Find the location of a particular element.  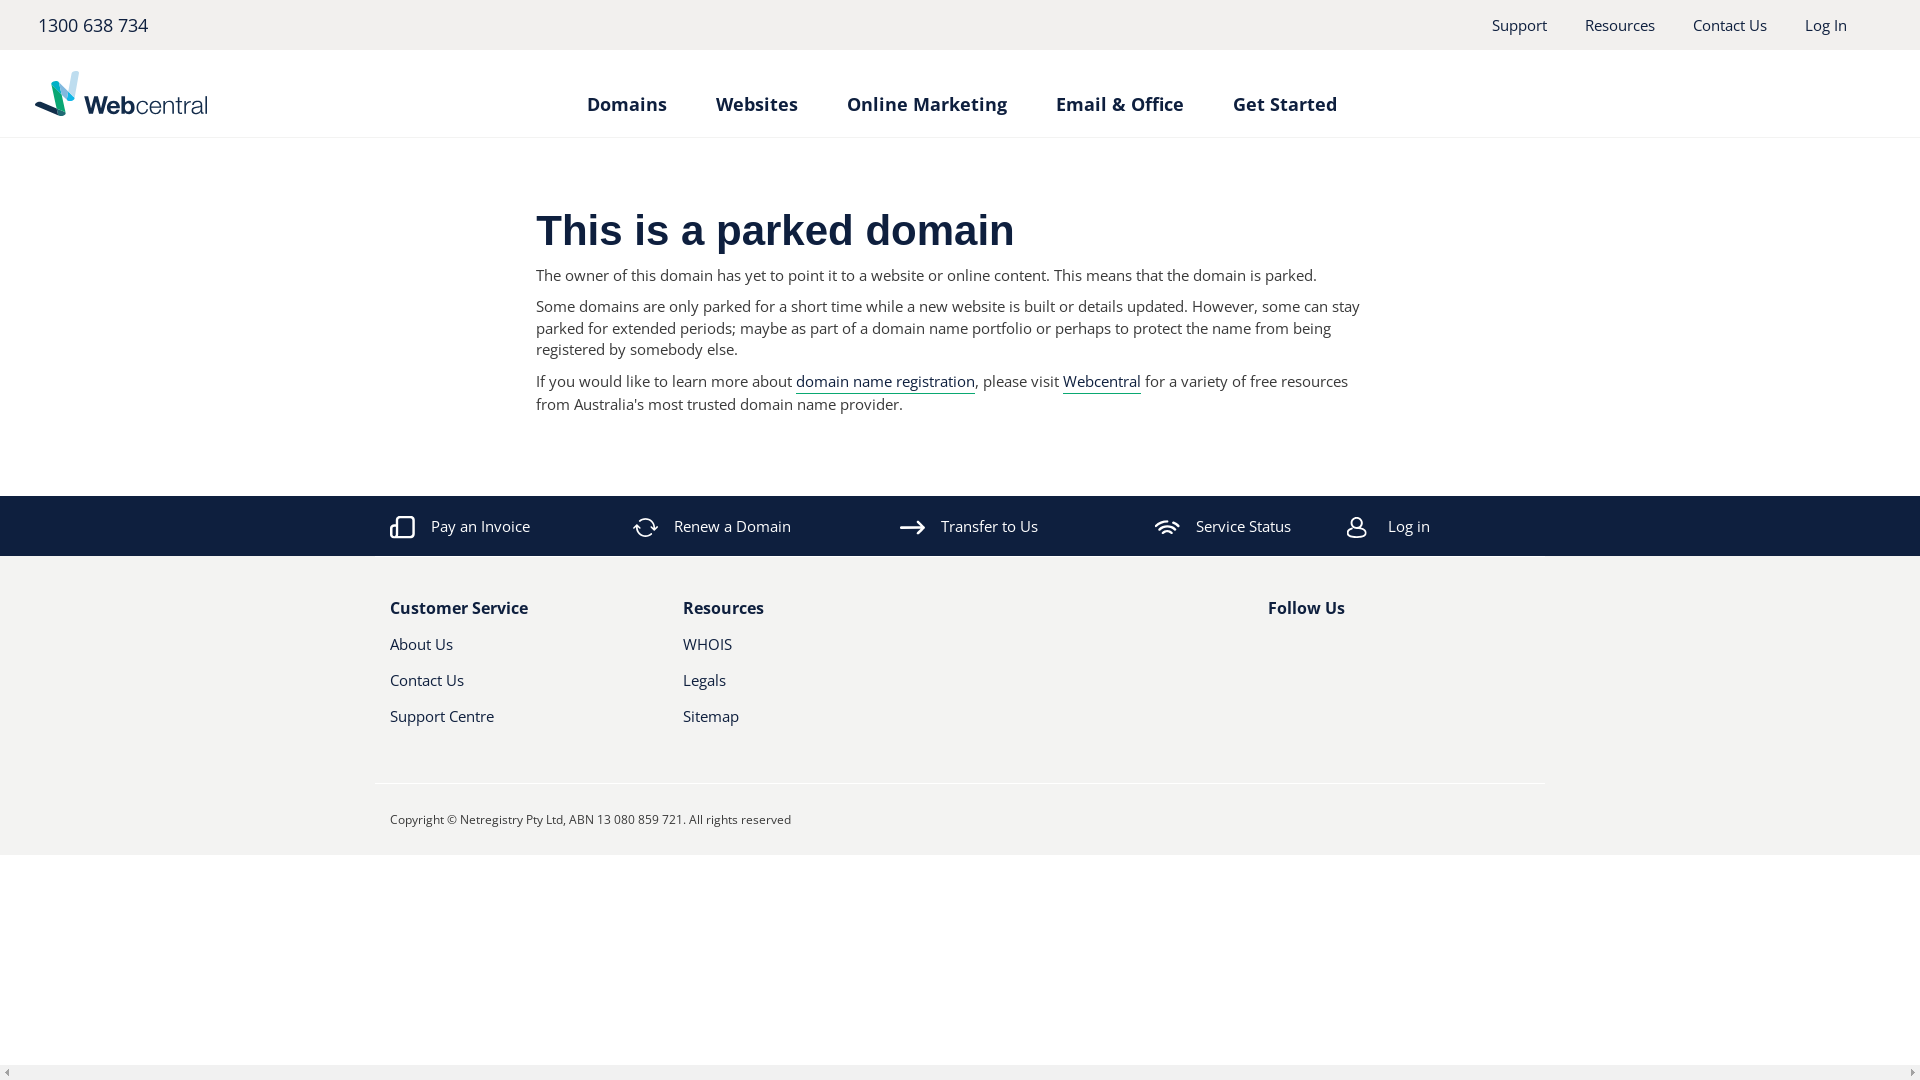

'Contact Us' is located at coordinates (1692, 24).